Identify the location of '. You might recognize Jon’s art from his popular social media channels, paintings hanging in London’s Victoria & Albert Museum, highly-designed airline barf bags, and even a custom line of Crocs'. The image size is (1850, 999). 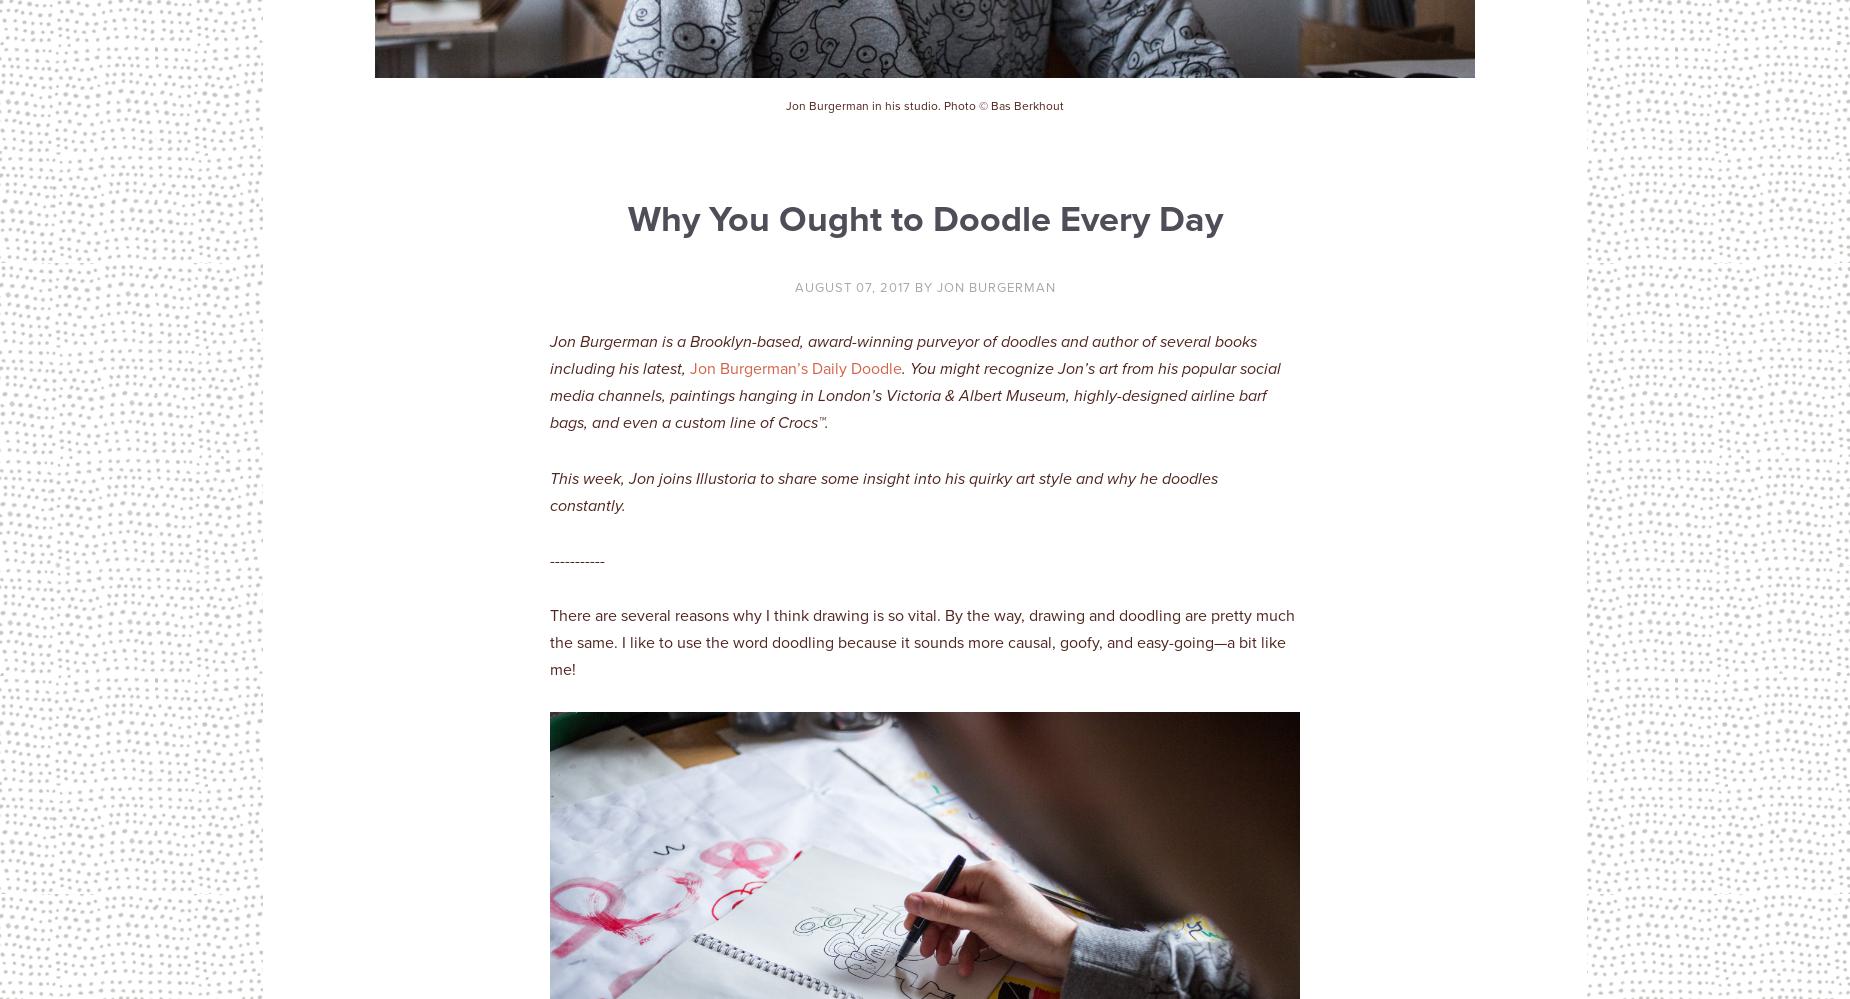
(915, 394).